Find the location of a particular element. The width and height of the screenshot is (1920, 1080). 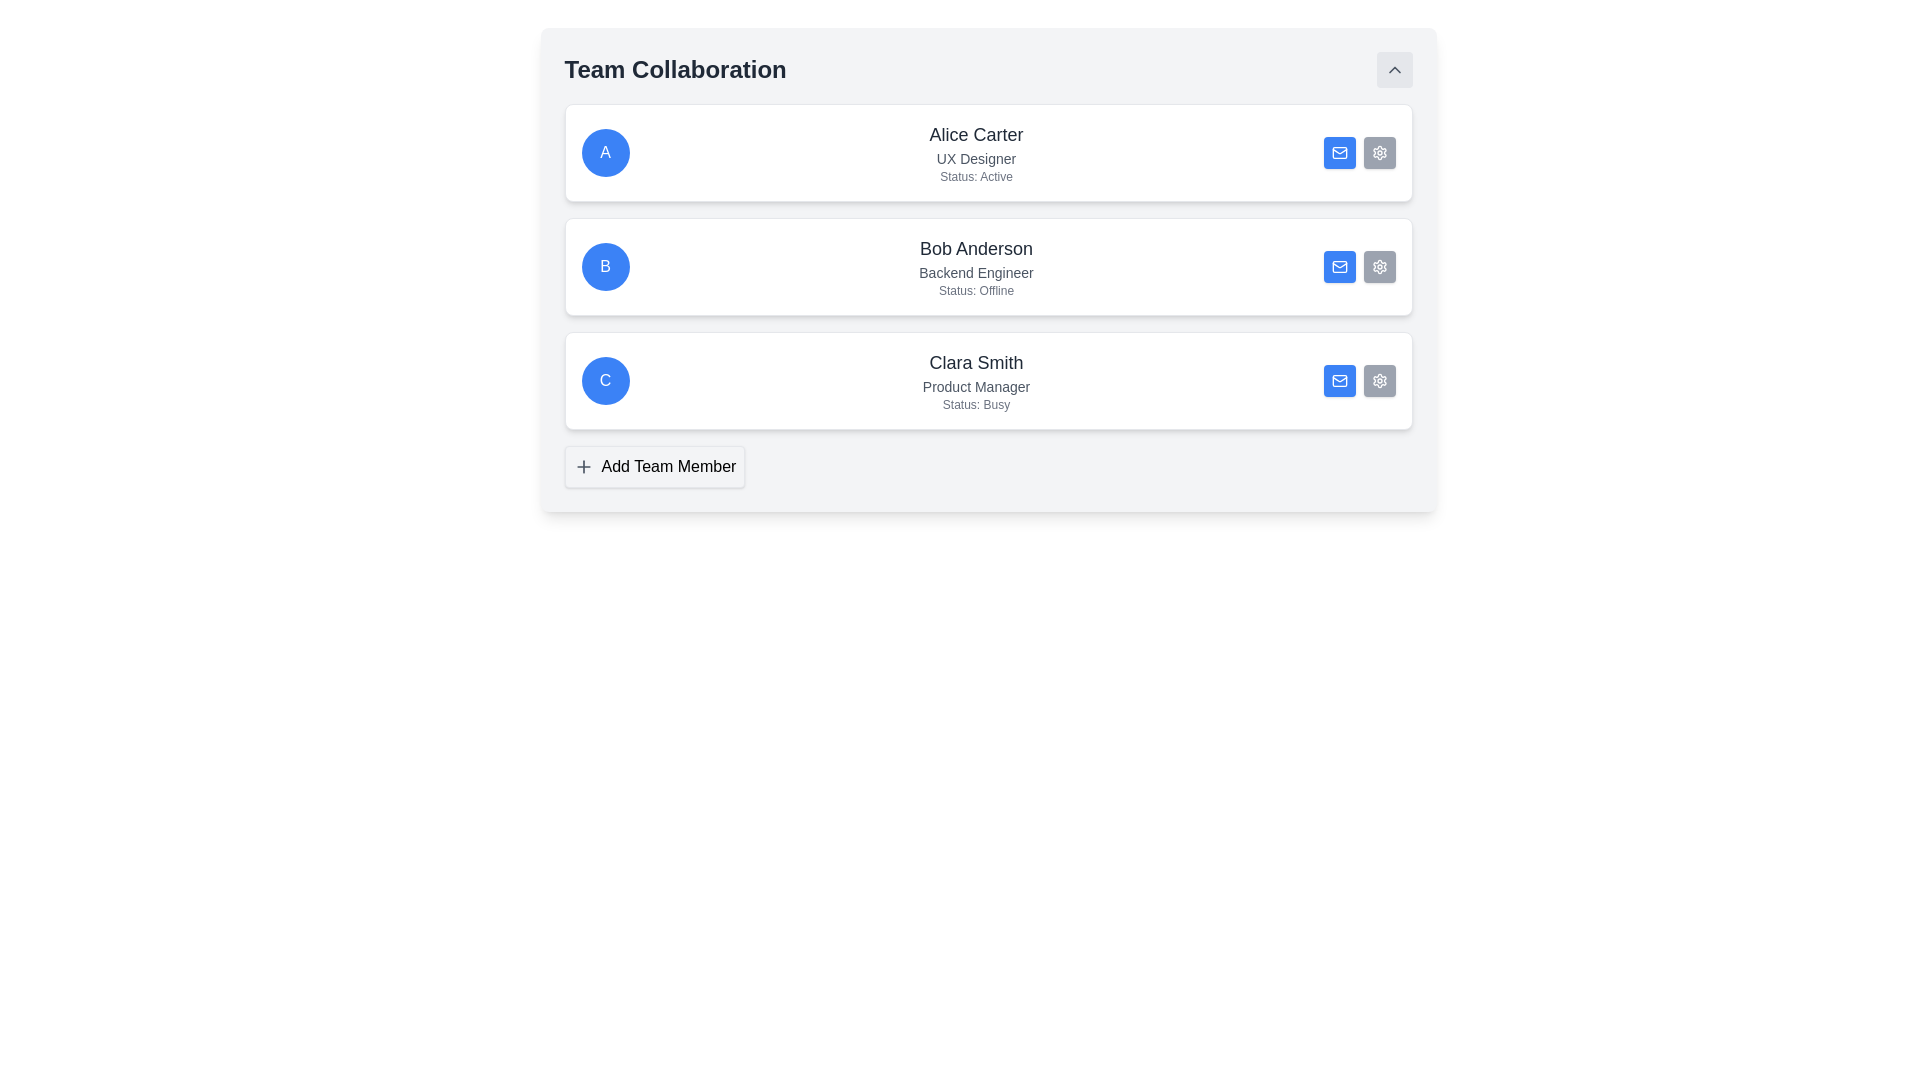

text from the 'Status: Busy' label, which is styled in a small gray font and located below the 'Product Manager' label in Clara Smith's details is located at coordinates (976, 405).